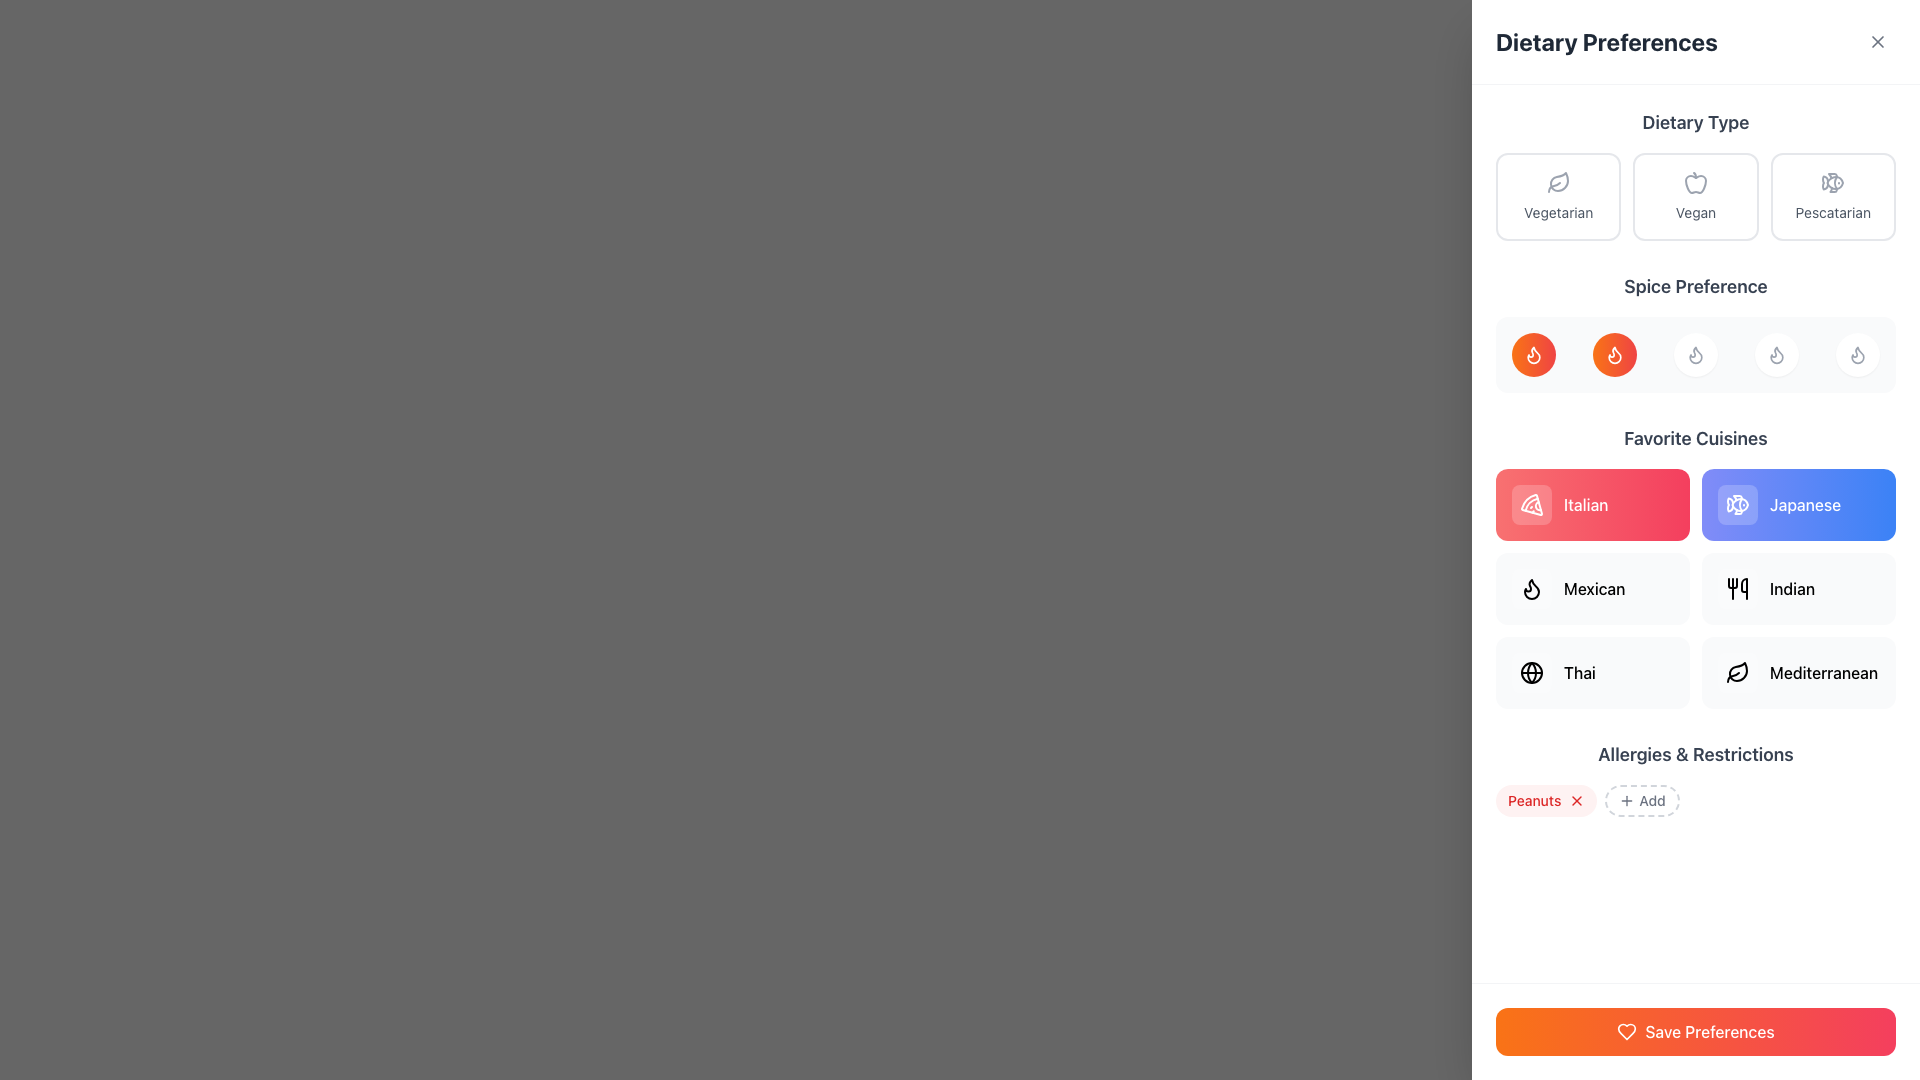 The width and height of the screenshot is (1920, 1080). Describe the element at coordinates (1799, 672) in the screenshot. I see `the selectable option labeled 'Mediterranean' which features a leaf icon, located as the sixth option in the 'Favorite Cuisines' section` at that location.